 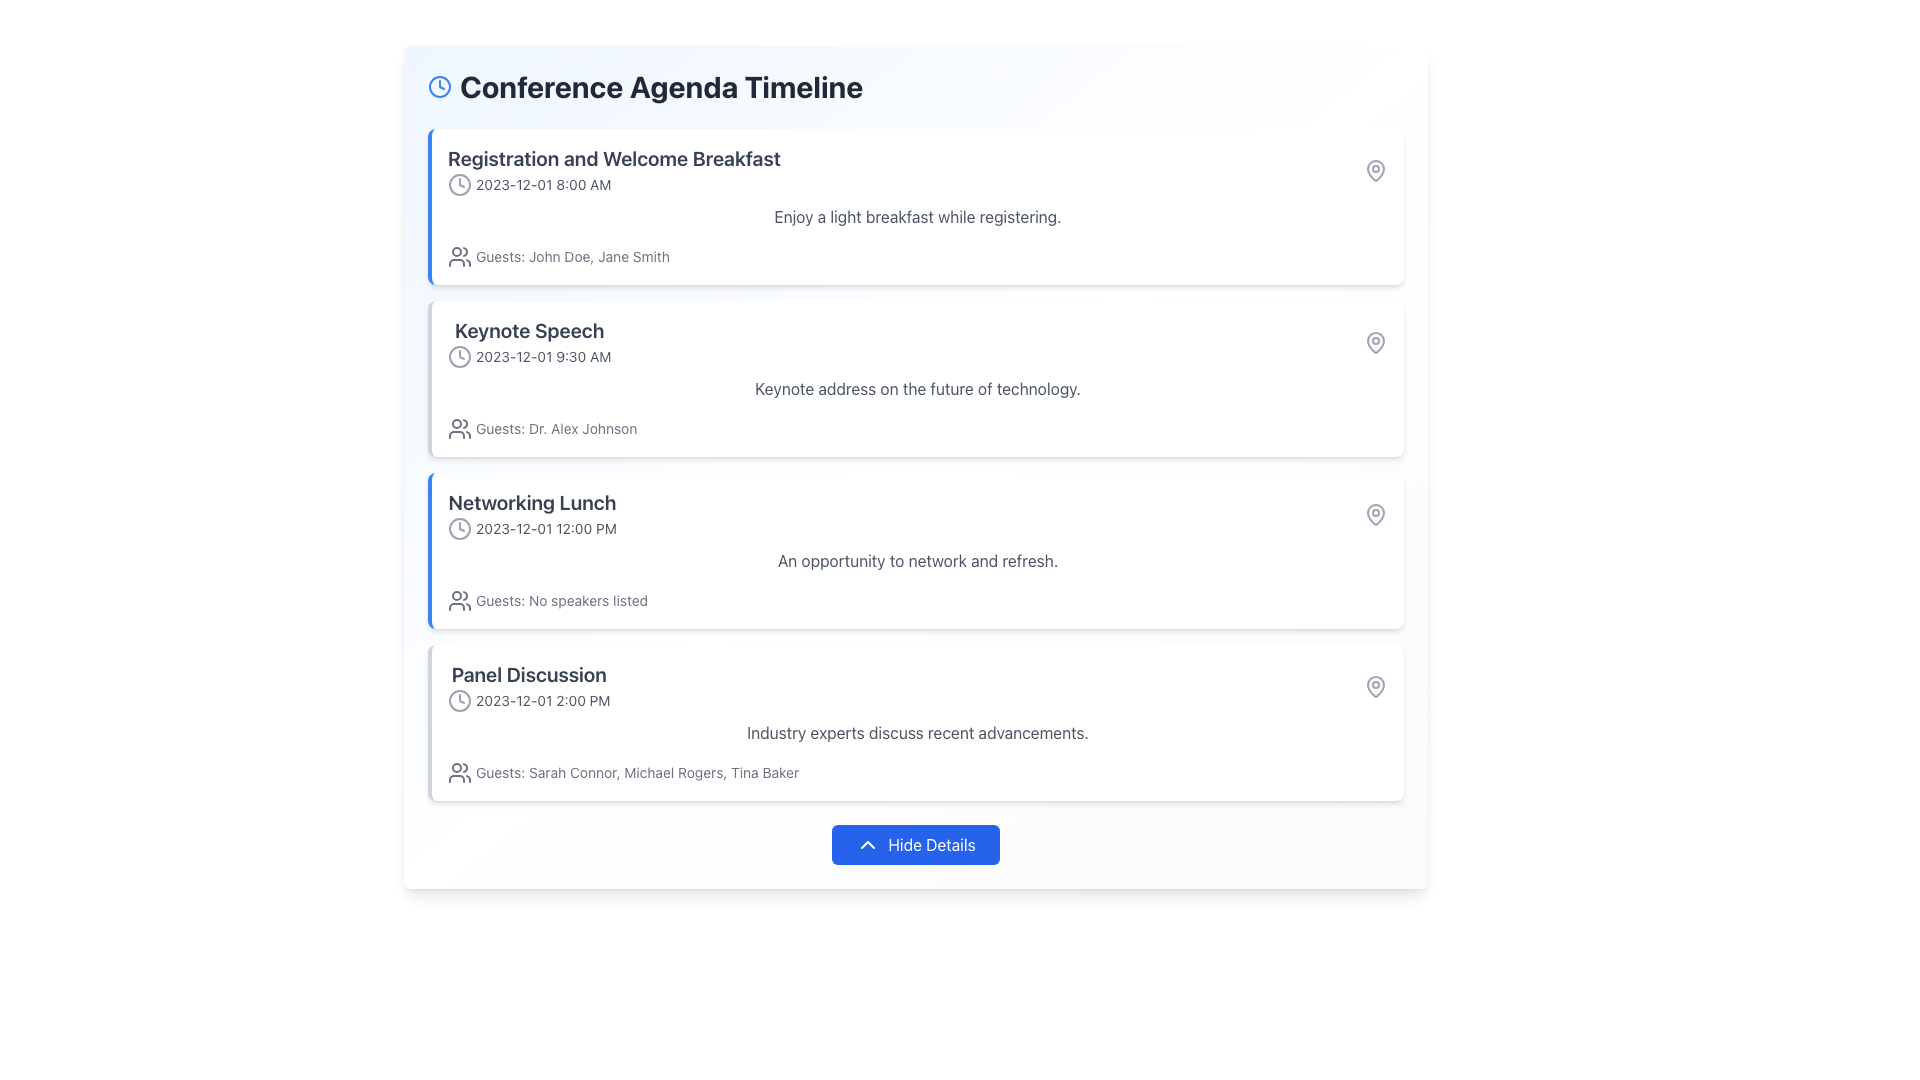 What do you see at coordinates (439, 86) in the screenshot?
I see `the minimalist blue clock icon located at the far left of the 'Conference Agenda Timeline' header` at bounding box center [439, 86].